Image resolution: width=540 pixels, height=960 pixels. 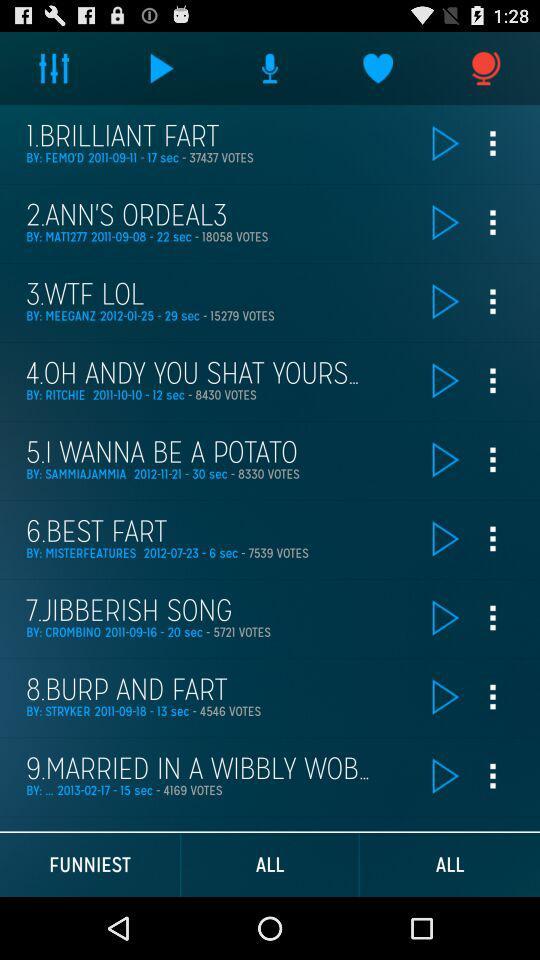 I want to click on the warning icon, so click(x=270, y=72).